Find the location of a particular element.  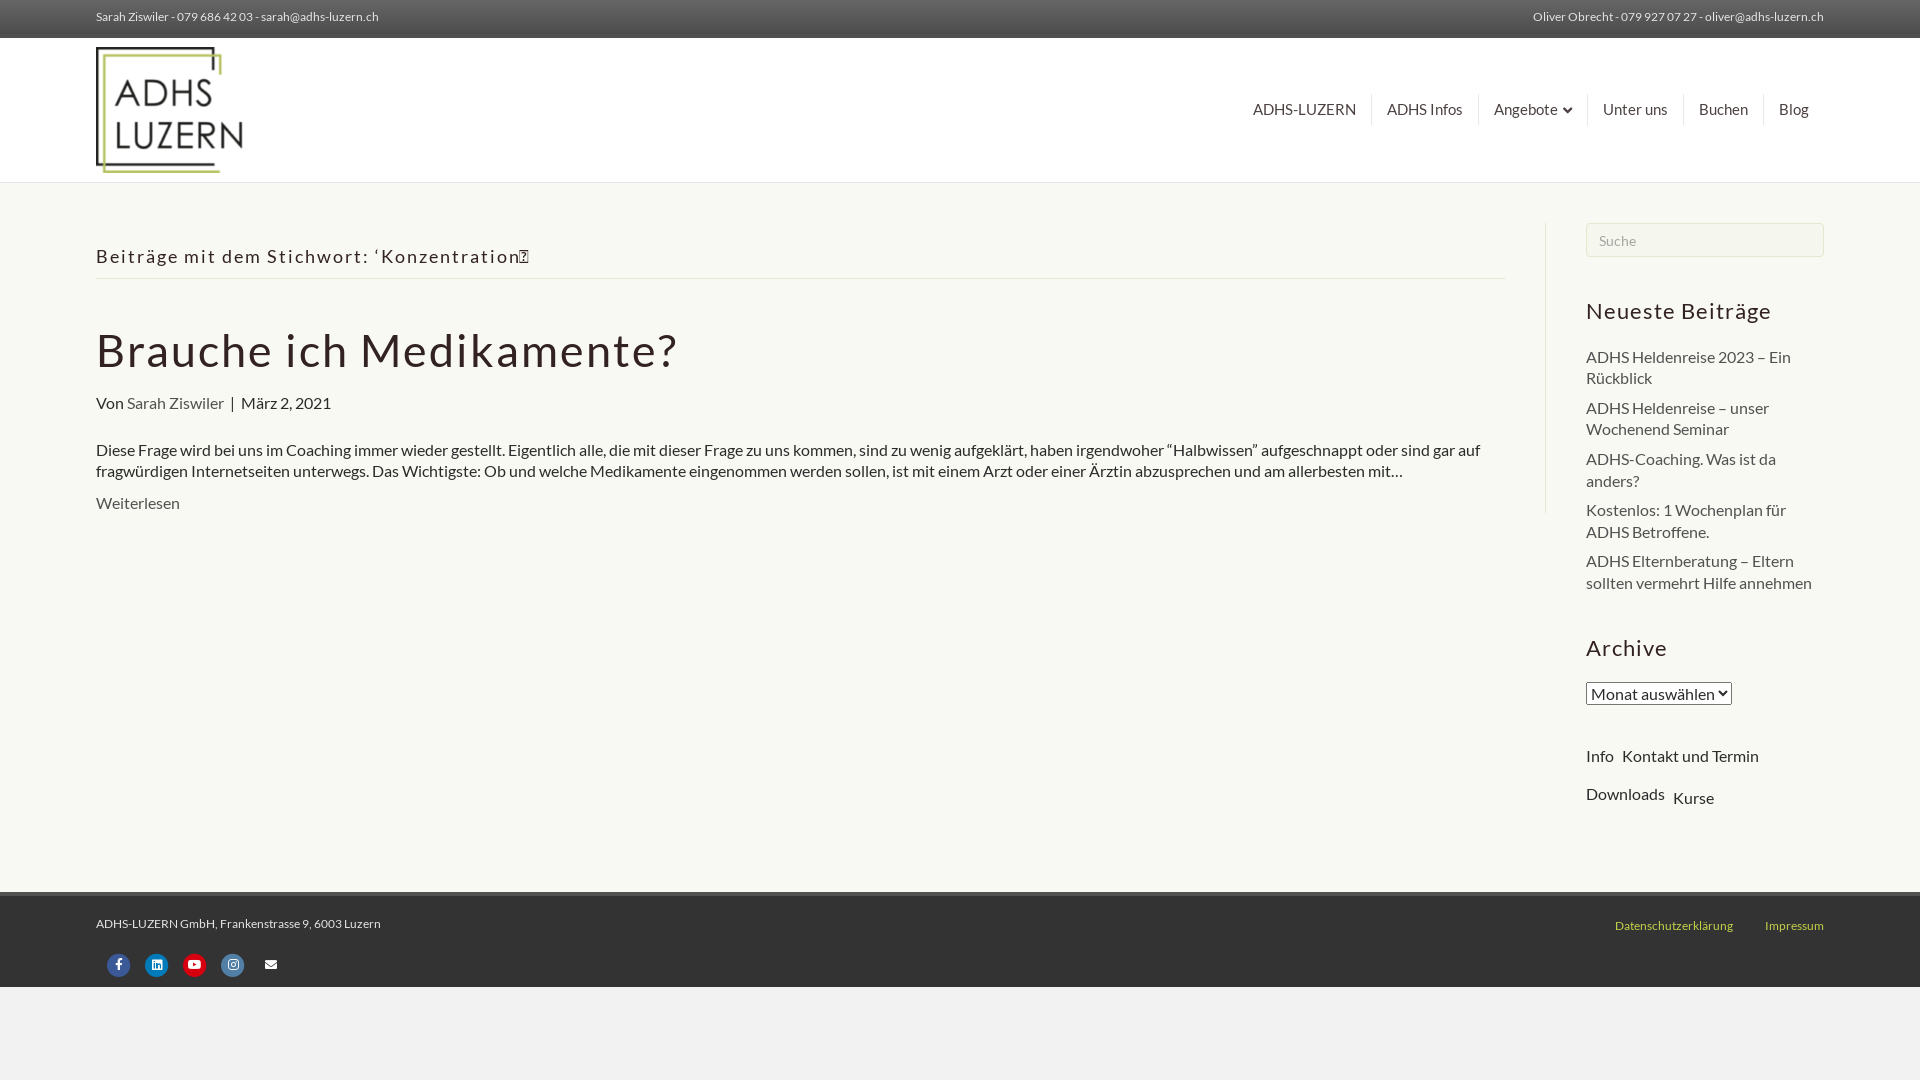

'ADHS Infos' is located at coordinates (1424, 109).